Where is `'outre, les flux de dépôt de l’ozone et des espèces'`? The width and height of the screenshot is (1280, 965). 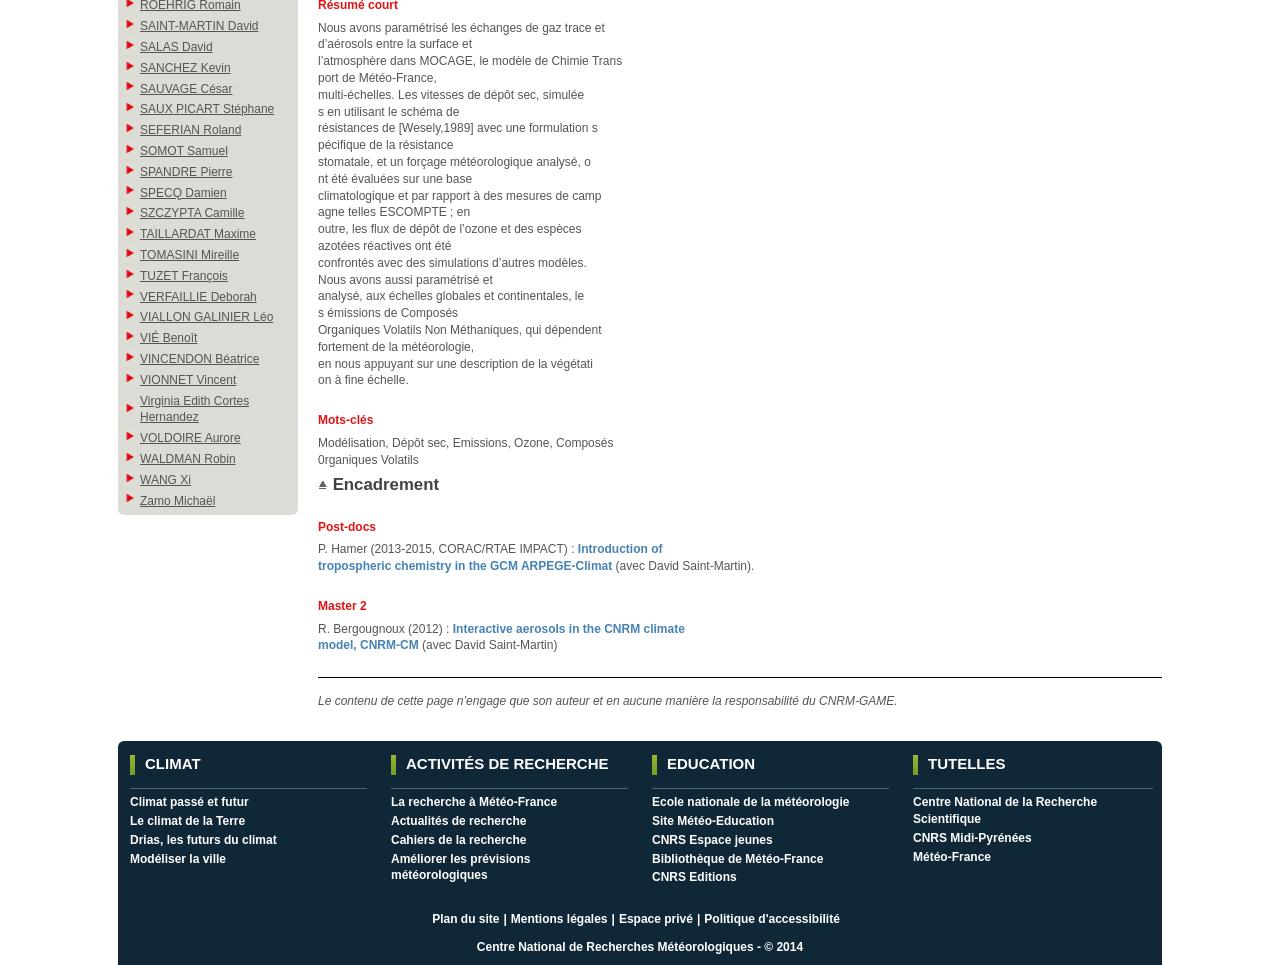
'outre, les flux de dépôt de l’ozone et des espèces' is located at coordinates (448, 227).